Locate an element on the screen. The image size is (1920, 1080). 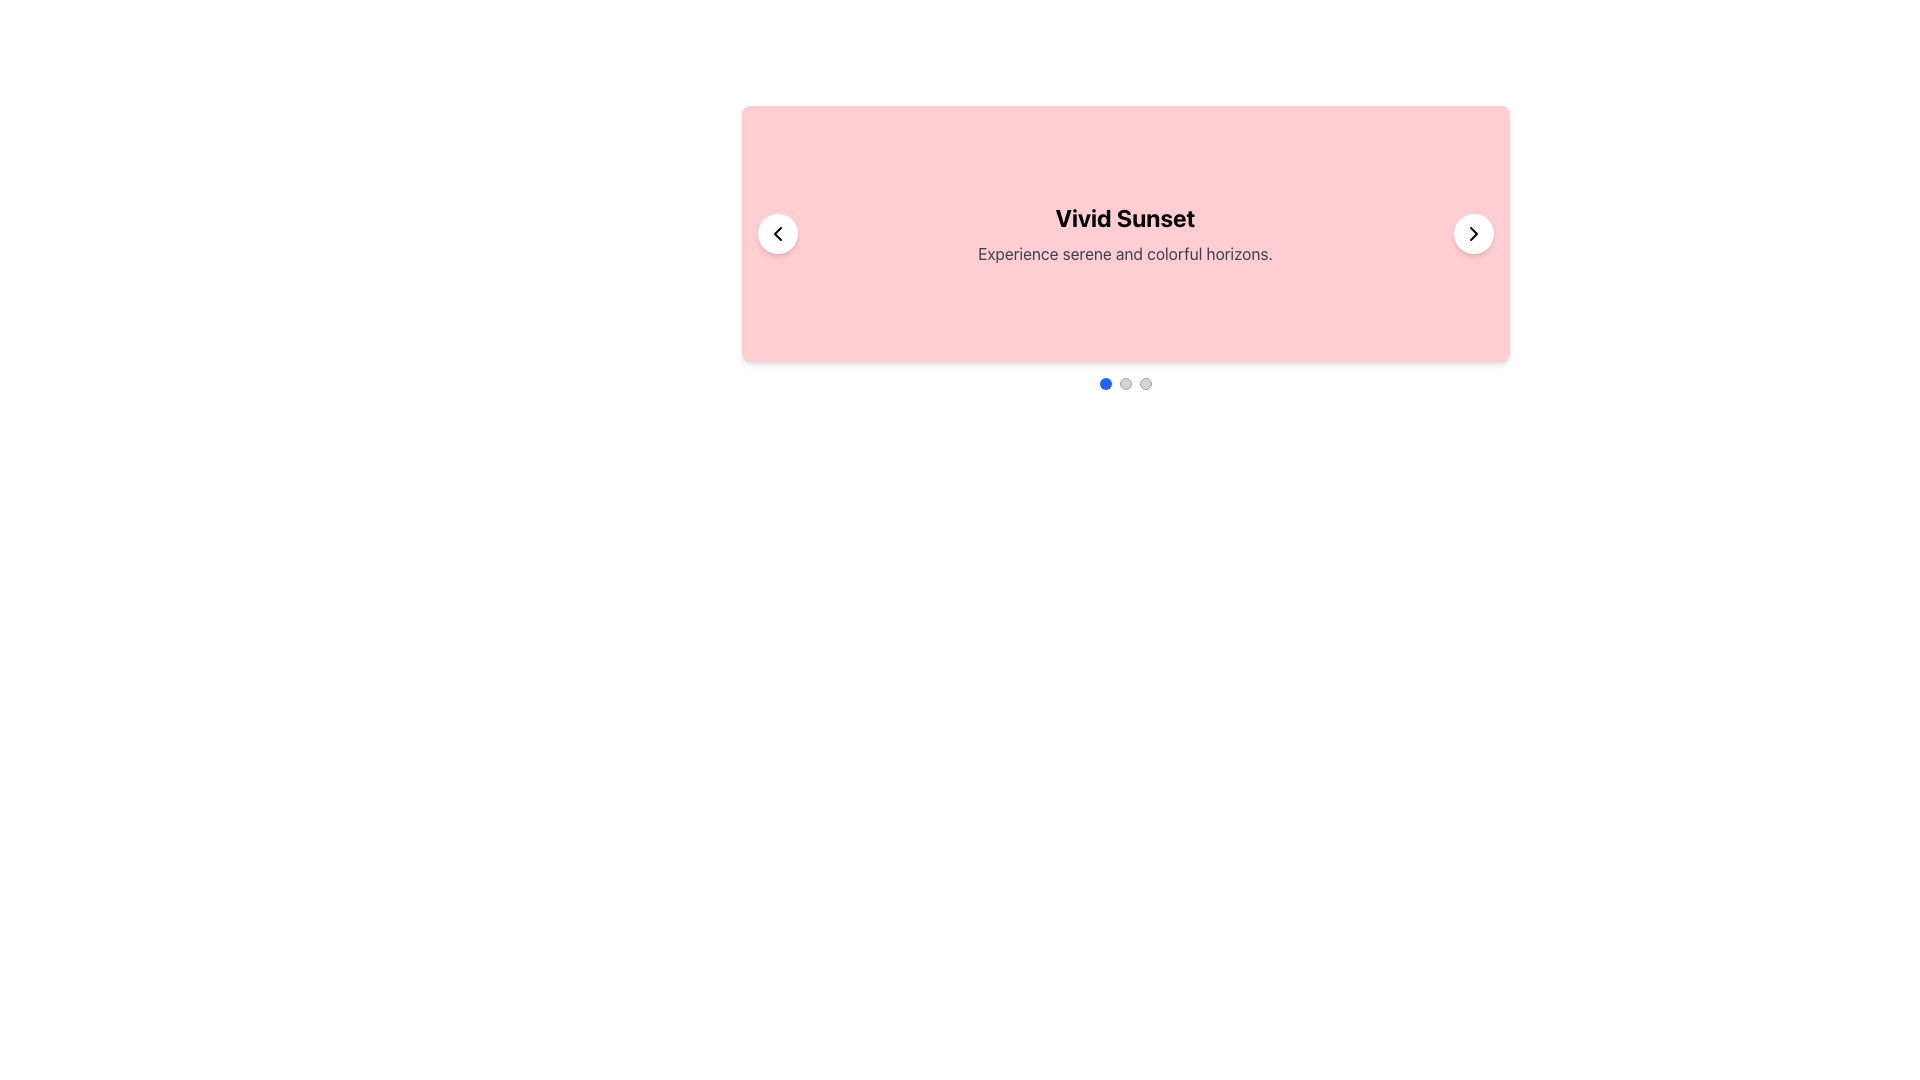
the interactive navigation button located on the extreme right of the pink rectangular card titled 'Vivid Sunset' is located at coordinates (1473, 233).